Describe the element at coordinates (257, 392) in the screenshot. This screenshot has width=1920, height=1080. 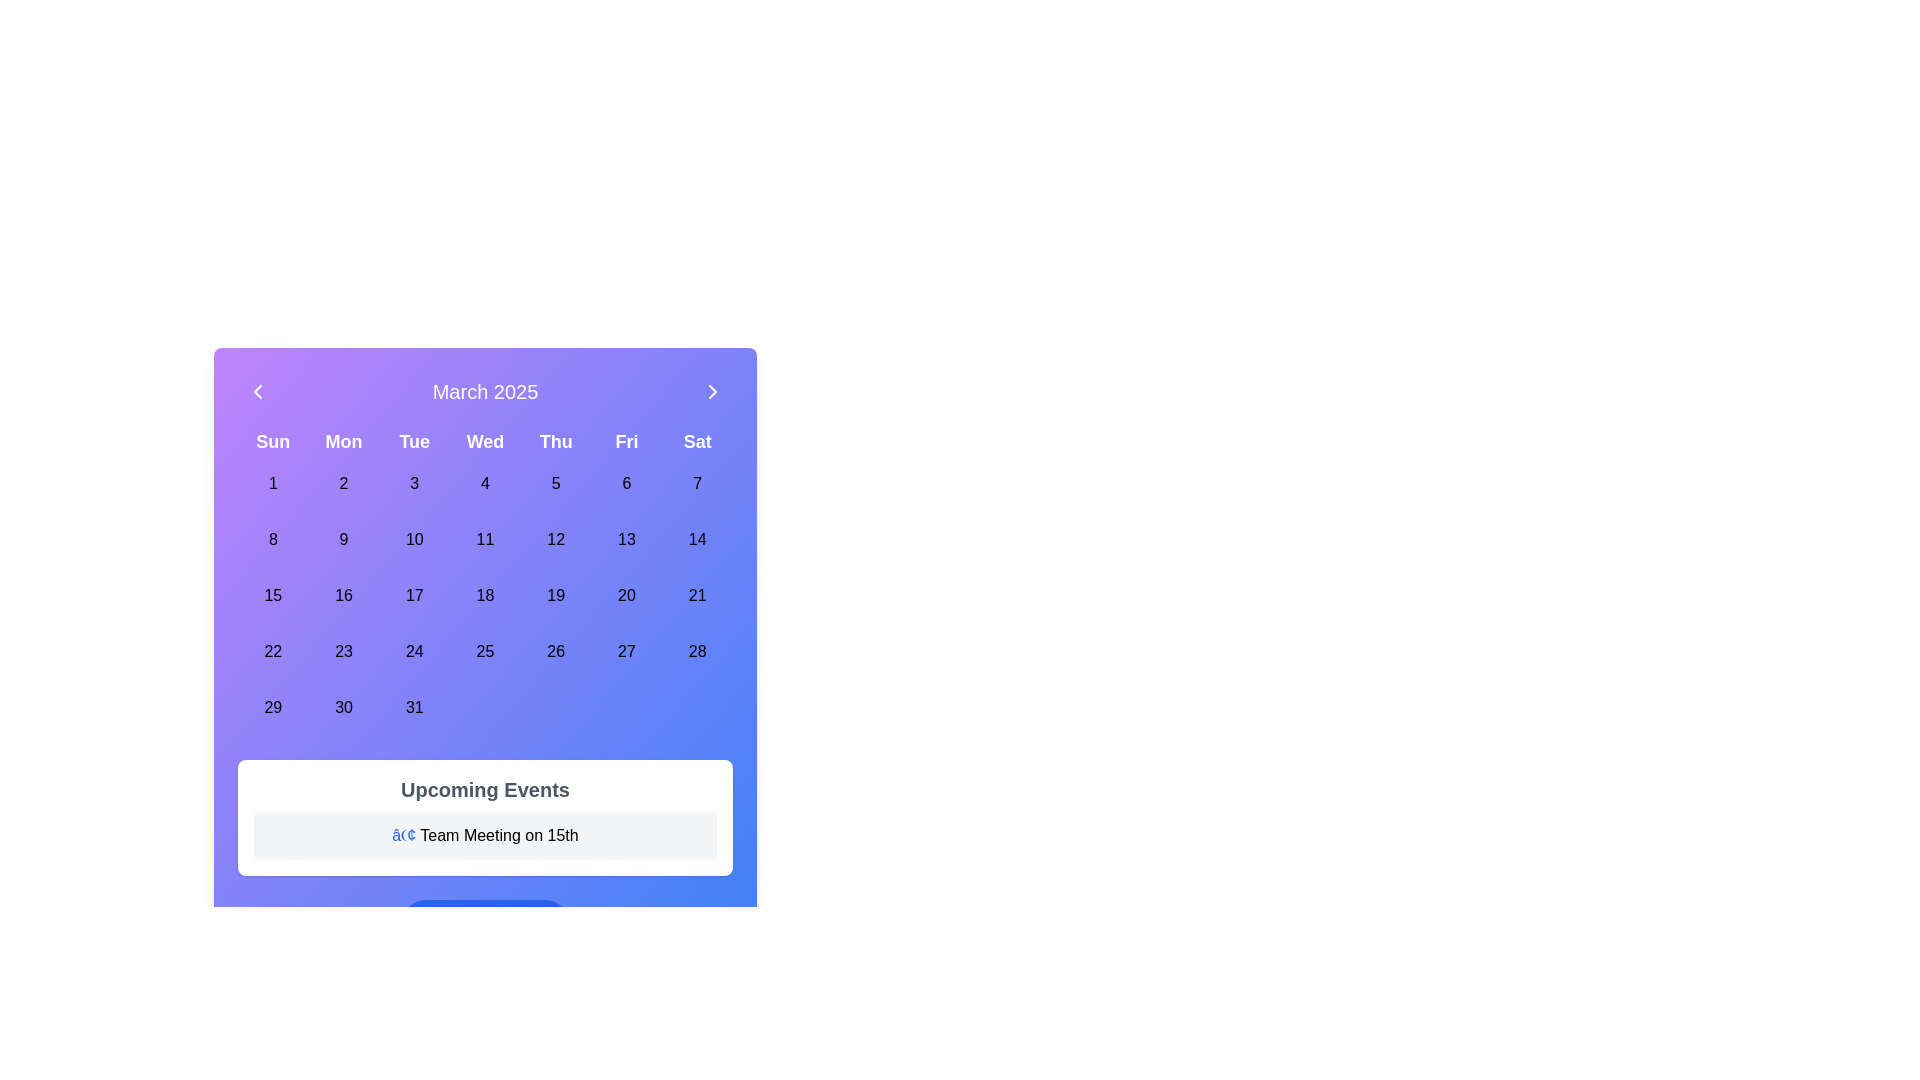
I see `the left-facing chevron arrow SVG icon located in the light purple square button area at the top-left corner of the calendar interface, adjacent to the 'March 2025' heading` at that location.